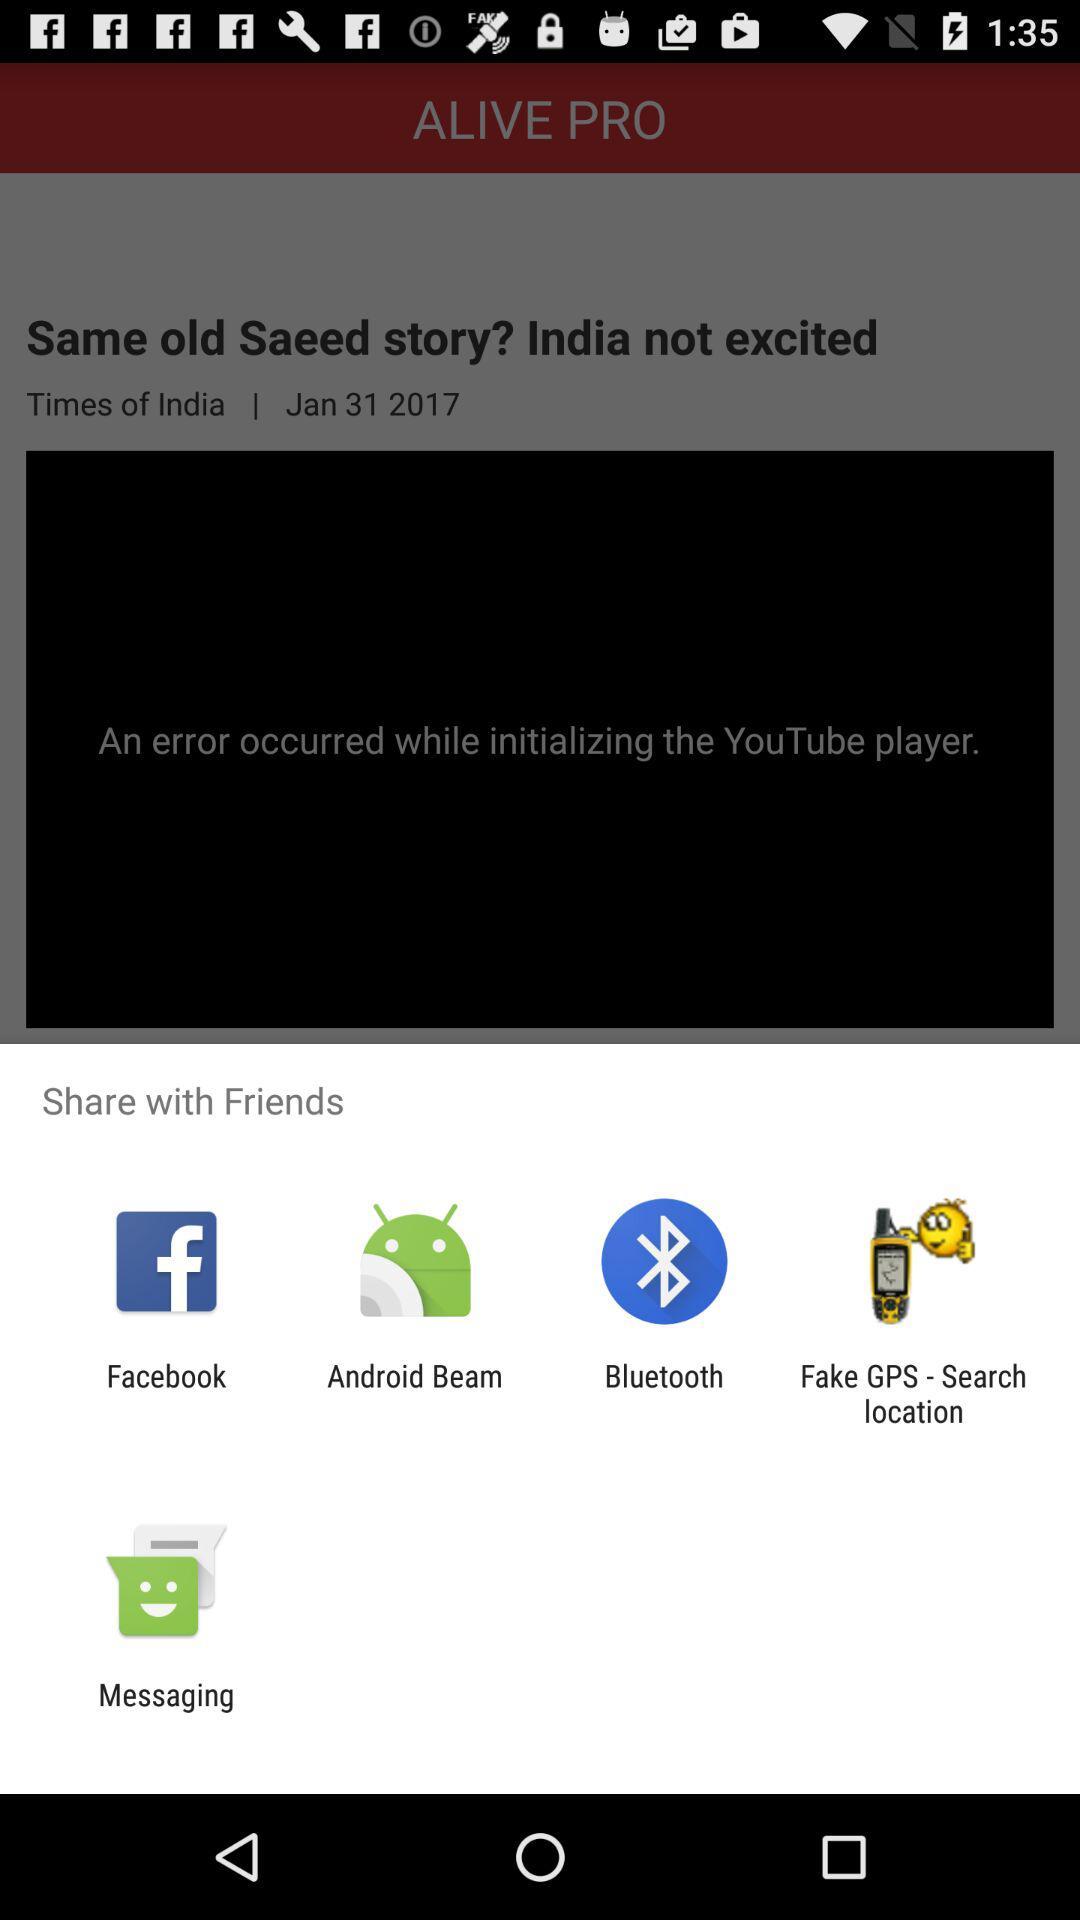  I want to click on the bluetooth icon, so click(664, 1392).